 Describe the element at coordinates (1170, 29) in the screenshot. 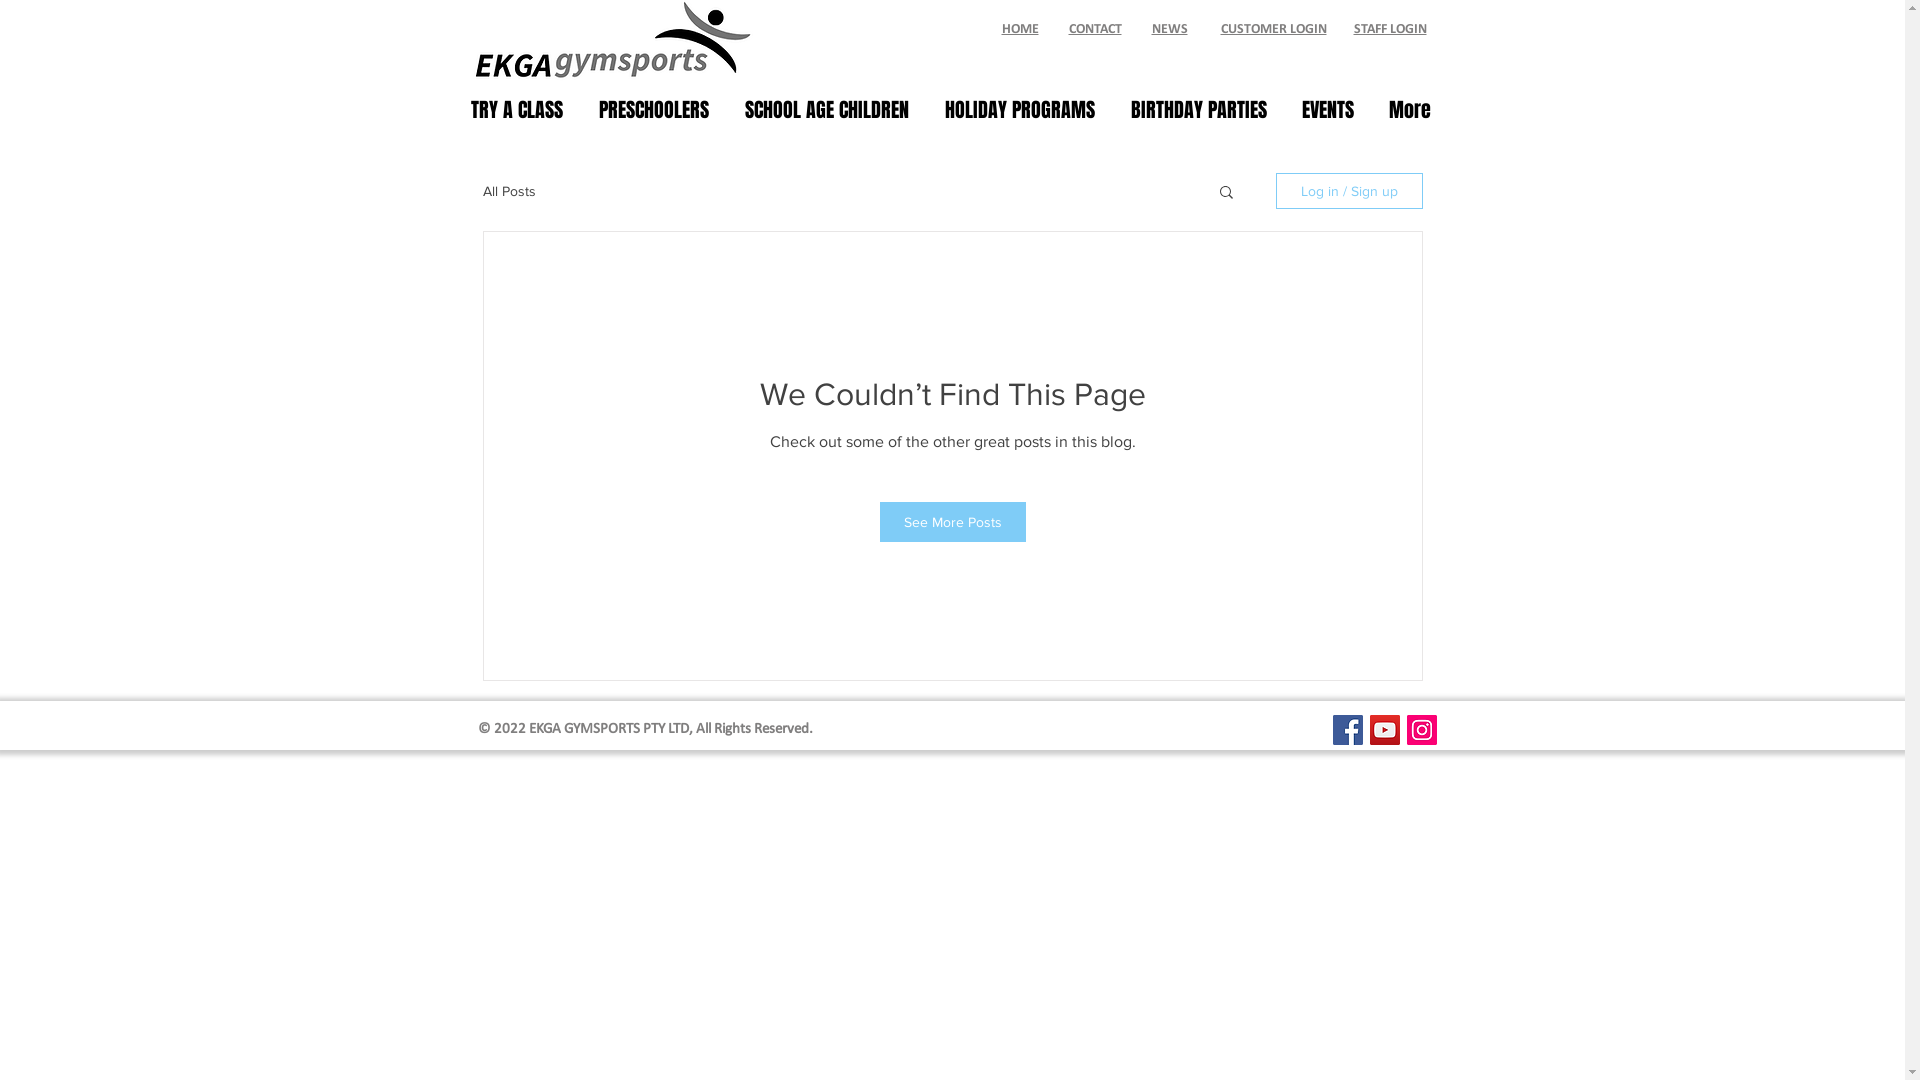

I see `'NEWS'` at that location.